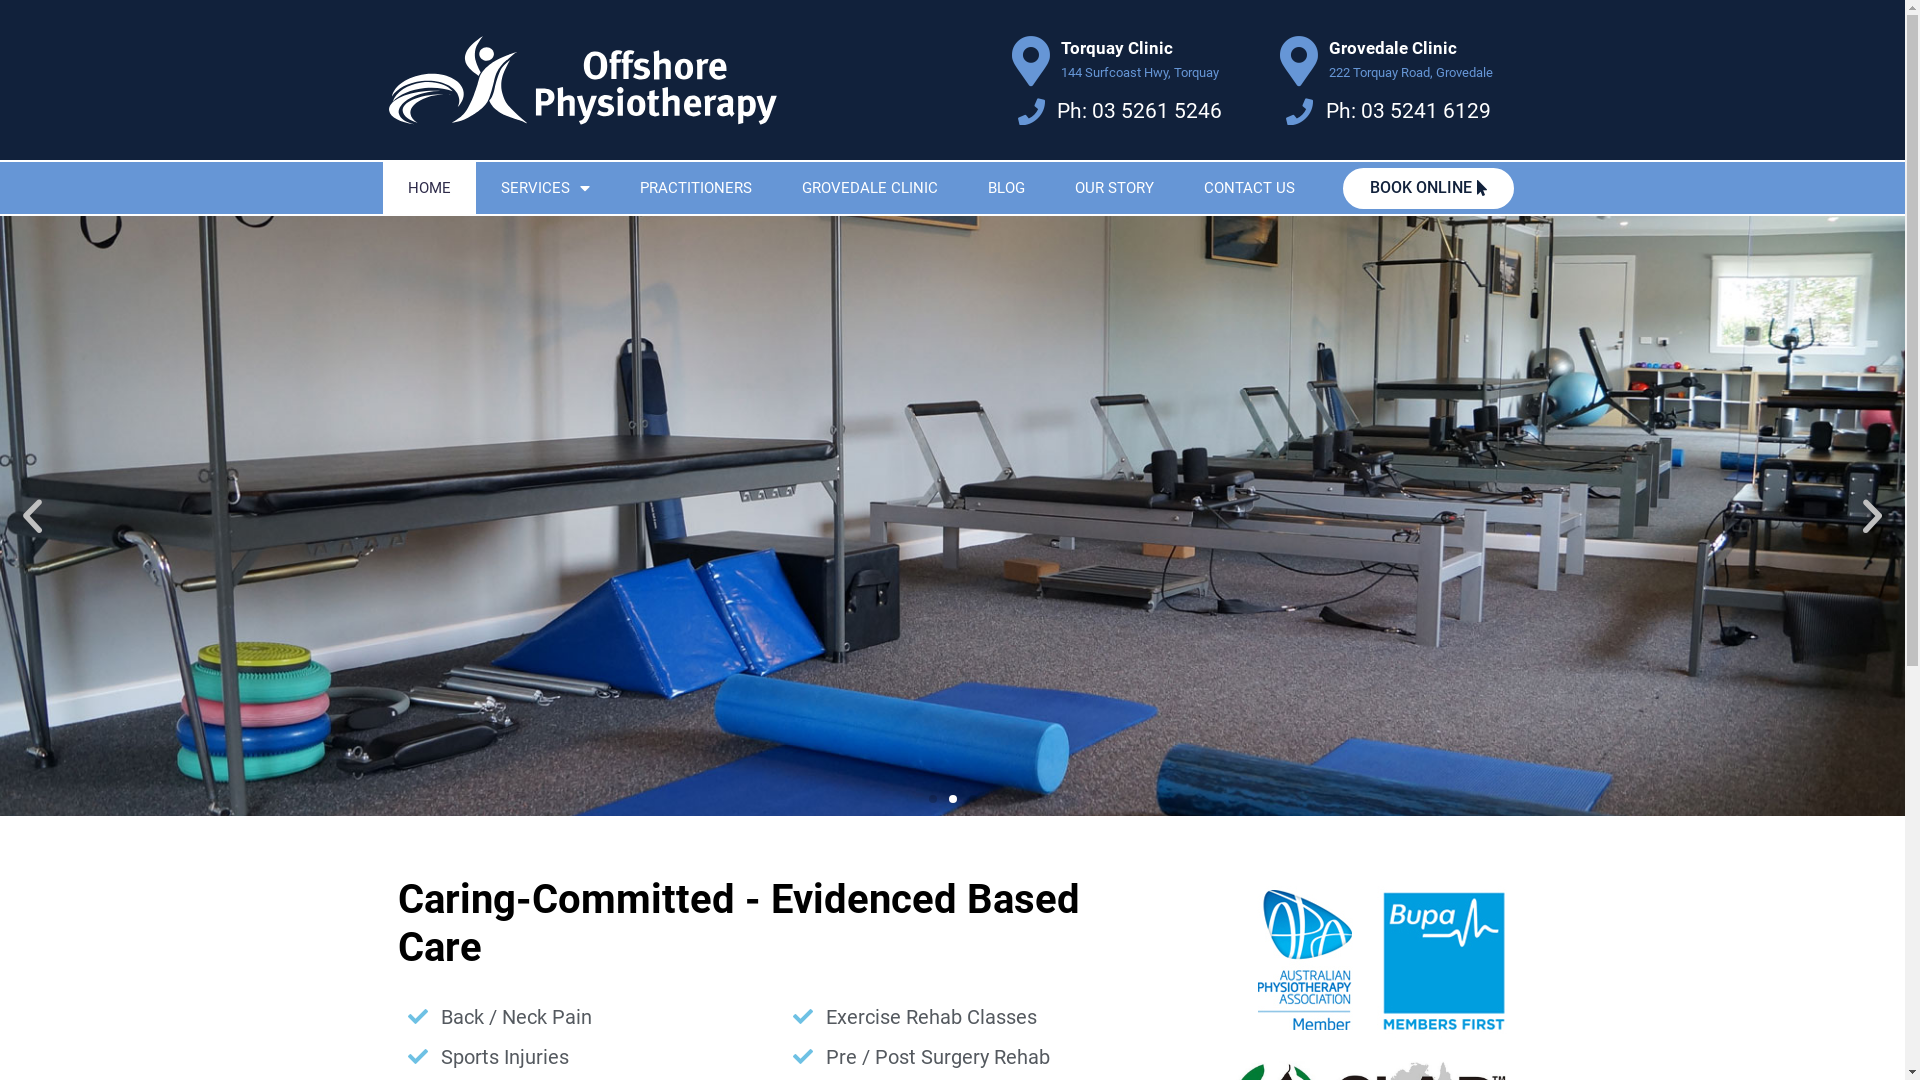  I want to click on 'SERVICES', so click(474, 188).